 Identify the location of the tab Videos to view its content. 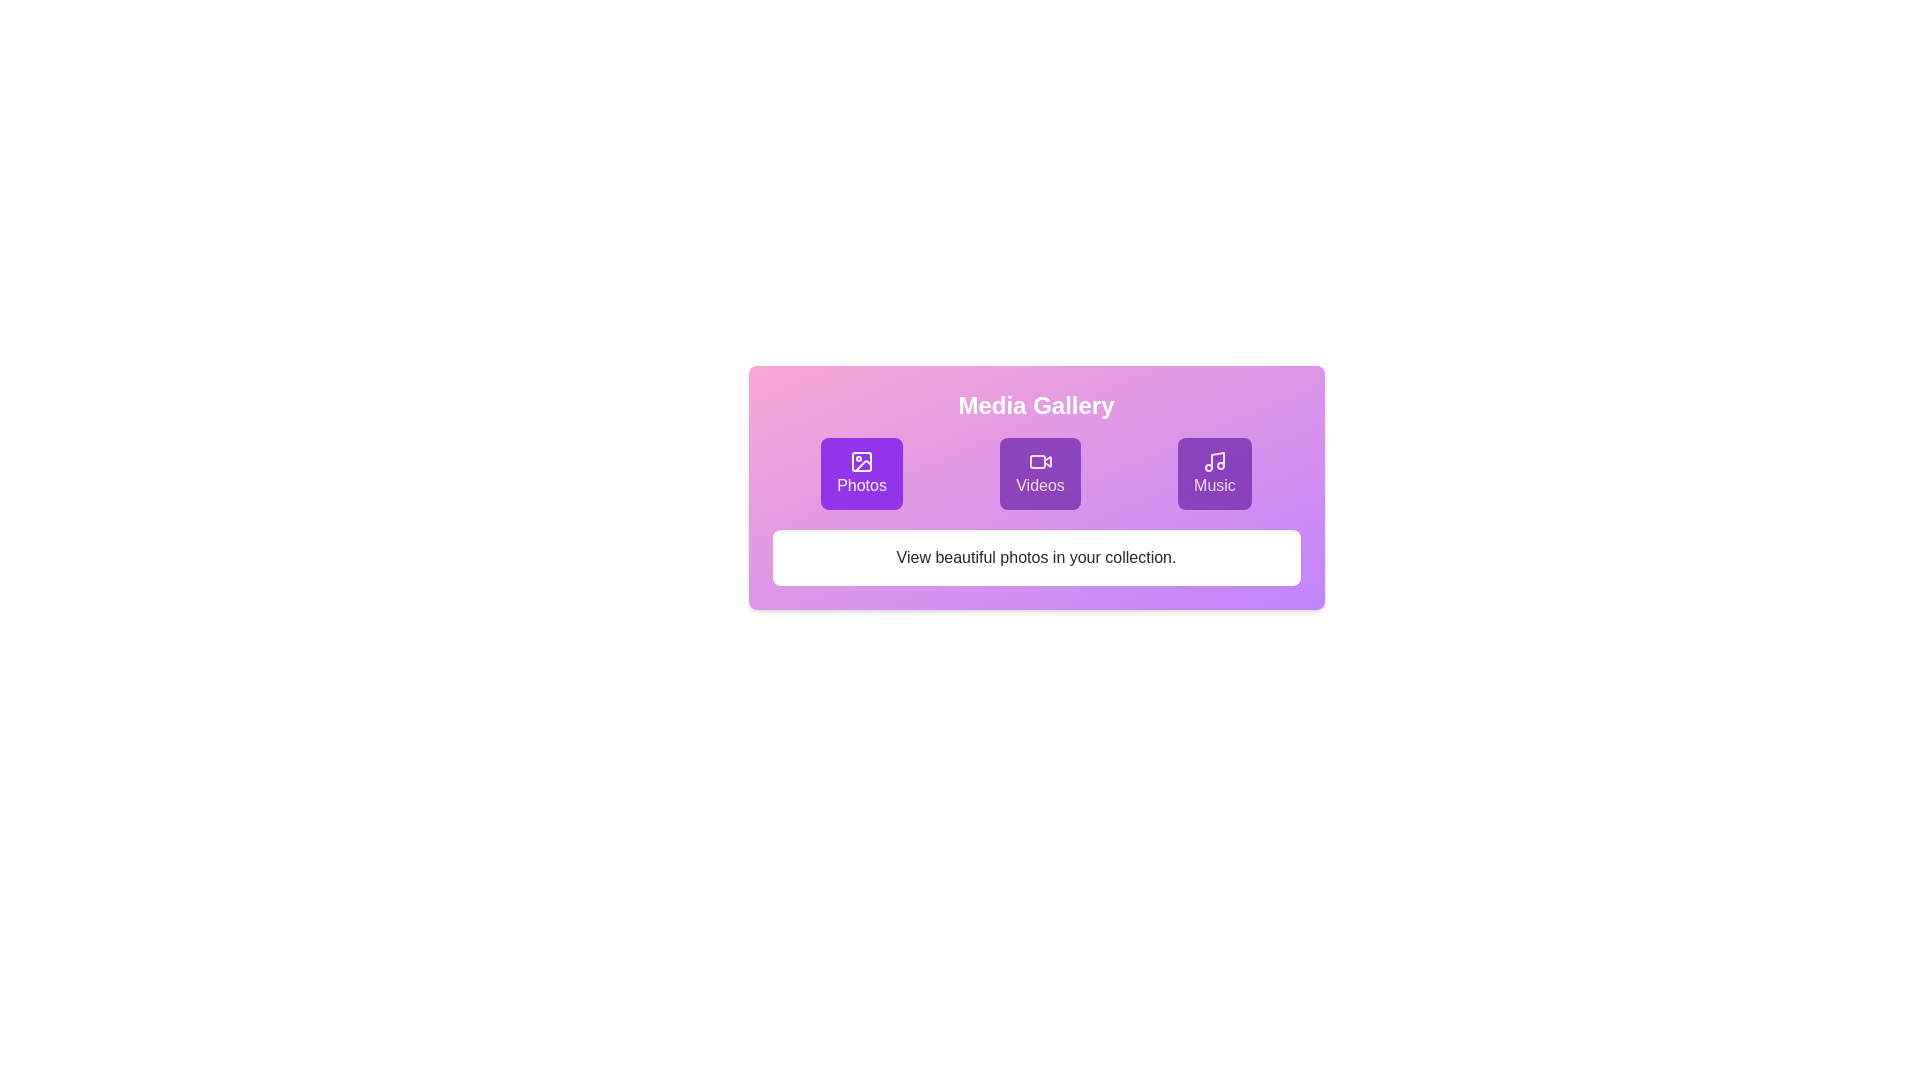
(1040, 474).